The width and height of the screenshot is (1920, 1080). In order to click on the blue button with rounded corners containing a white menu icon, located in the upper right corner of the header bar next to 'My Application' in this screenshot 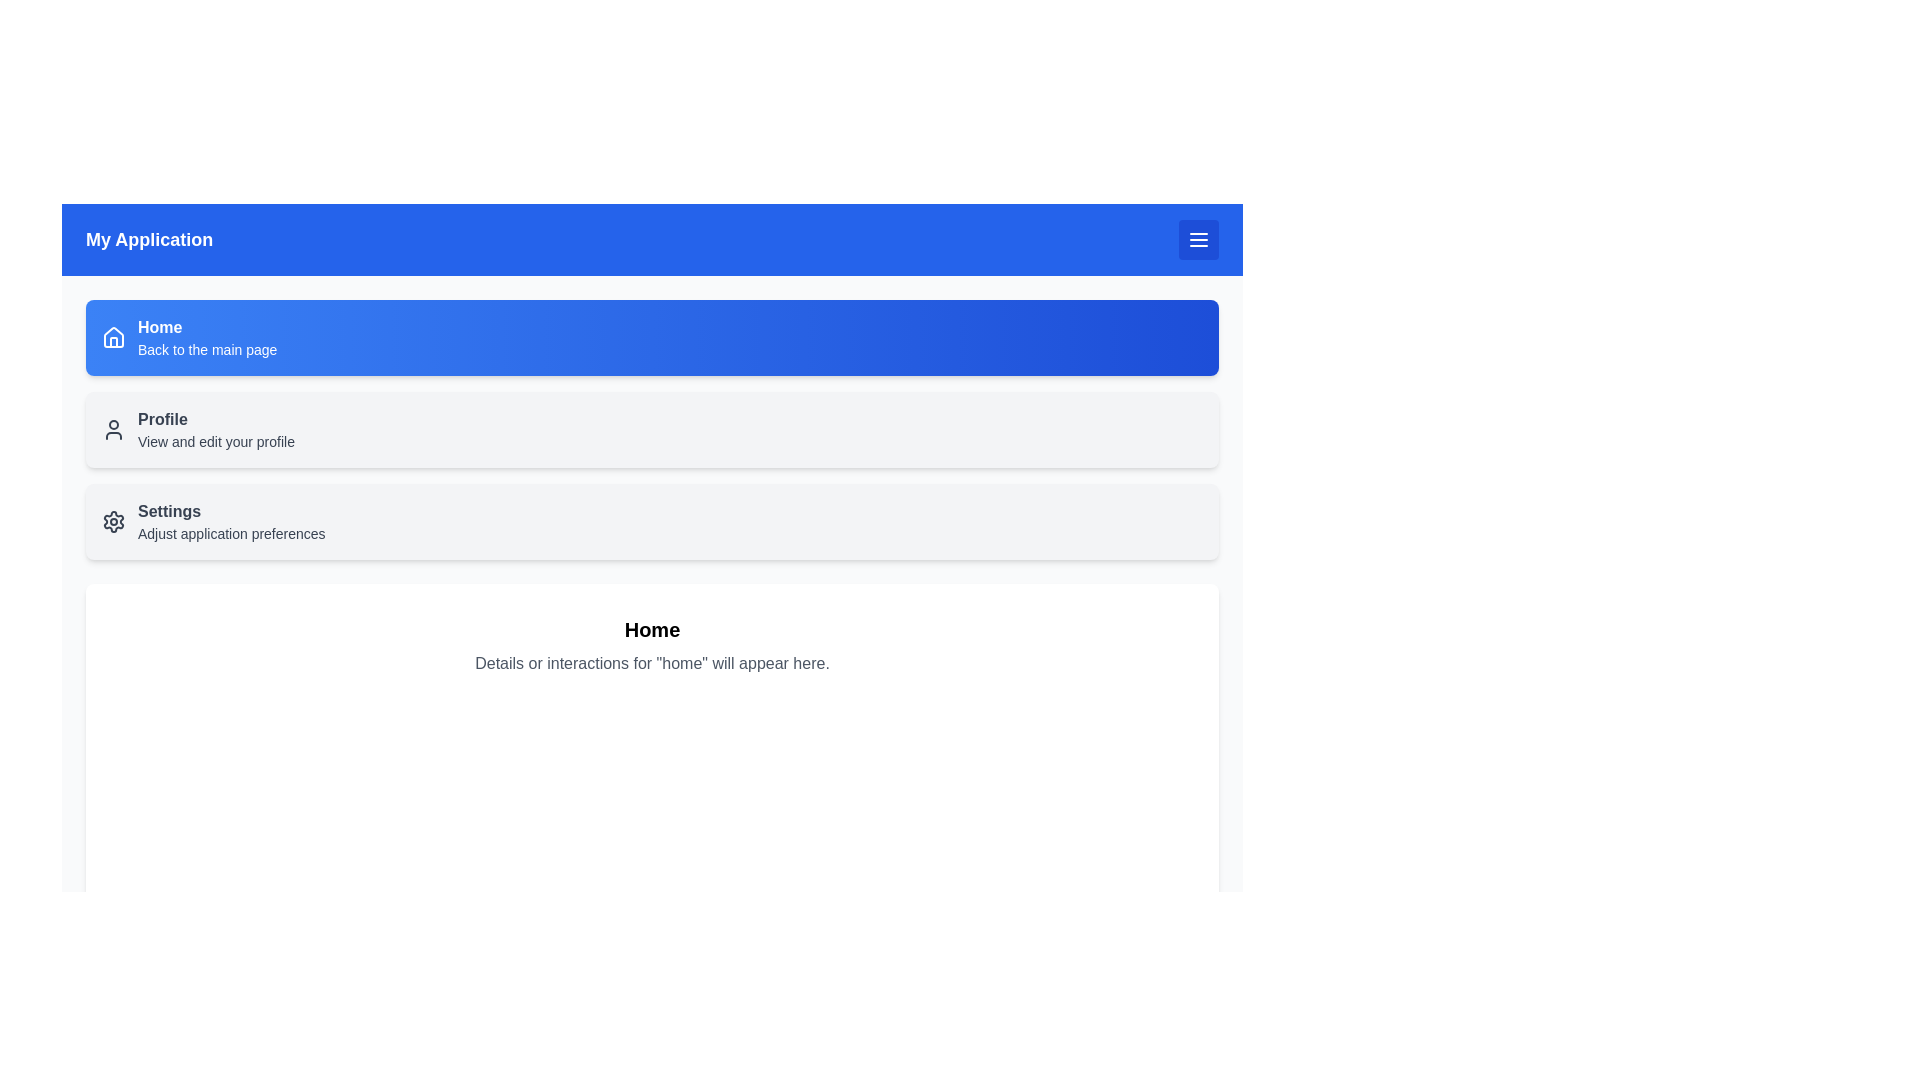, I will do `click(1199, 238)`.